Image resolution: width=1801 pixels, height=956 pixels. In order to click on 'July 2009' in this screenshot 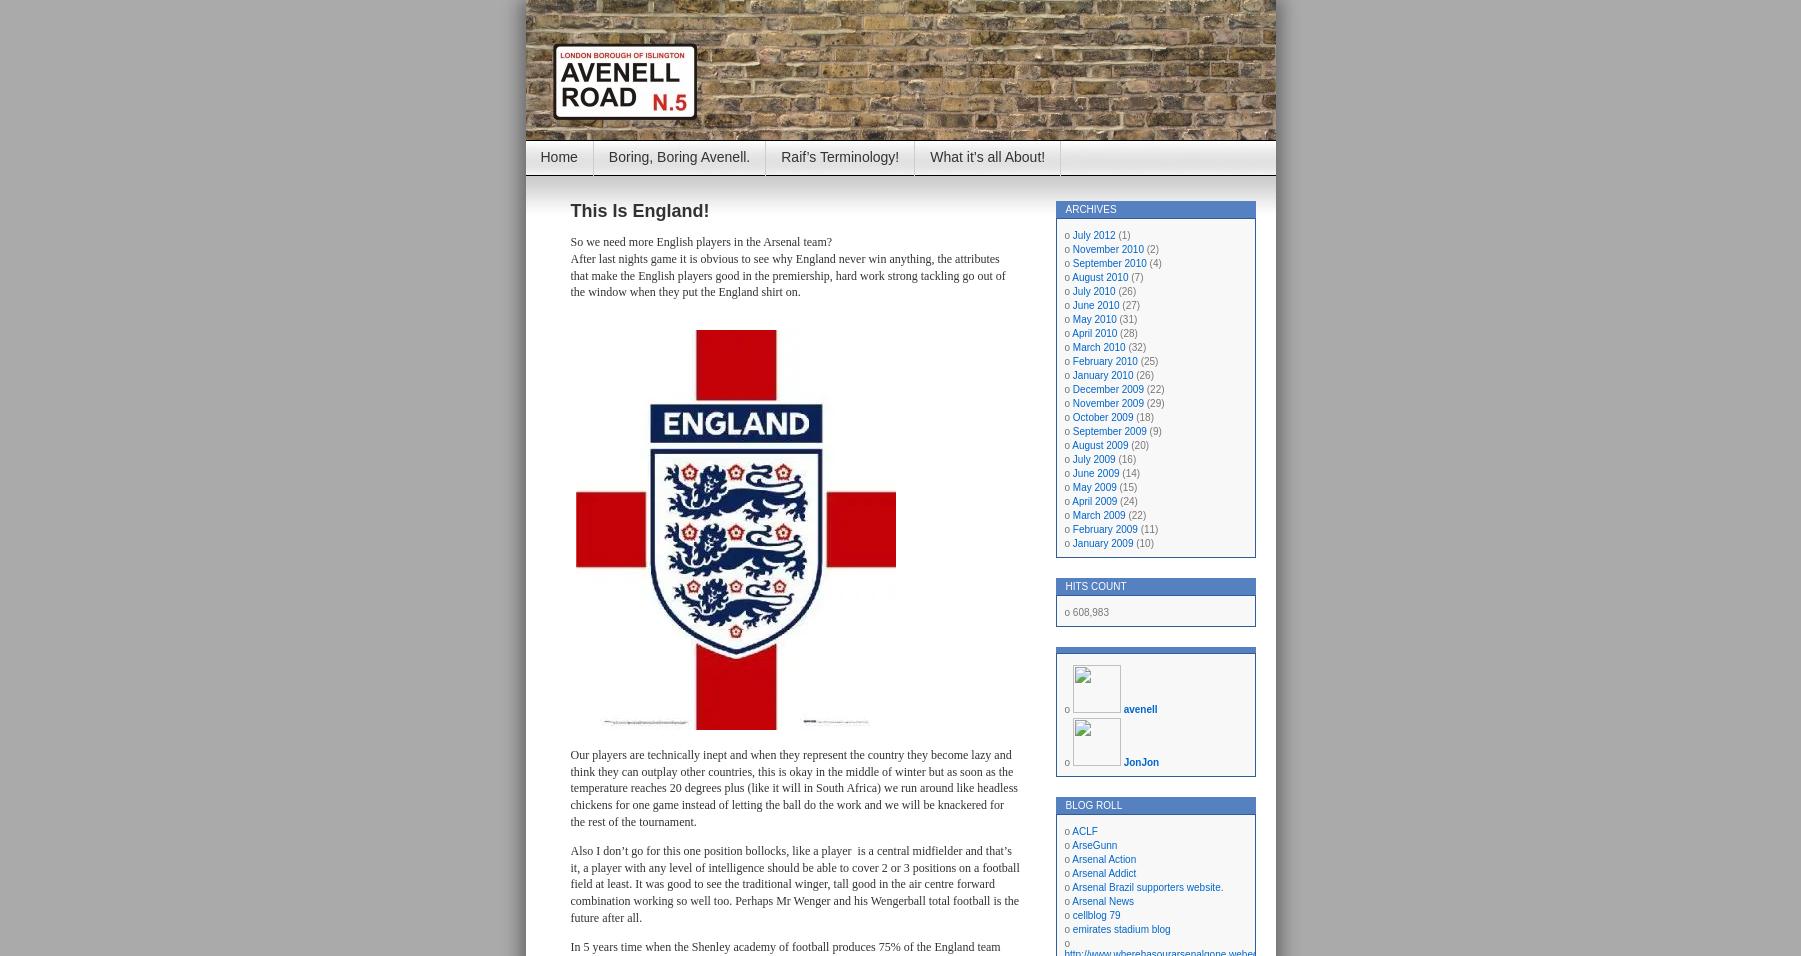, I will do `click(1092, 459)`.